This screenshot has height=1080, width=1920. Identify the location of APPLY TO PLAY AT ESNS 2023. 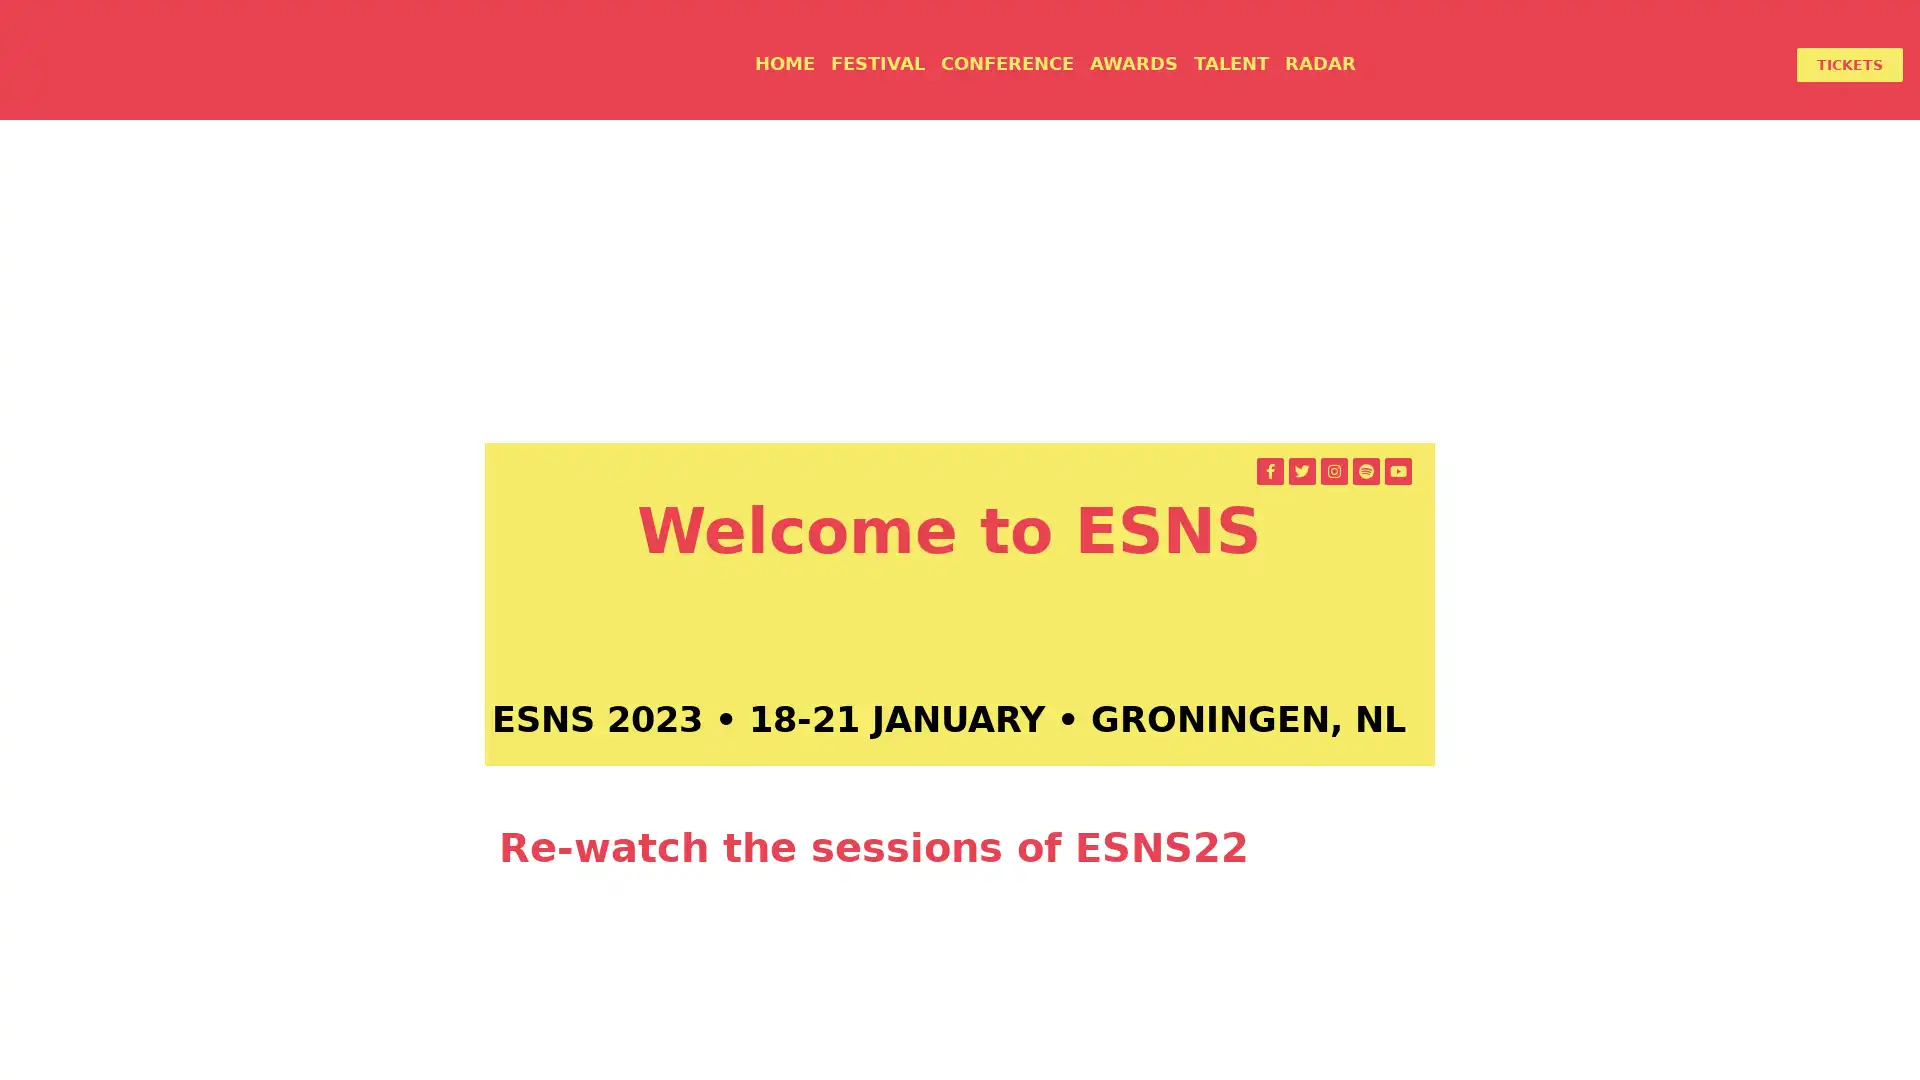
(1185, 627).